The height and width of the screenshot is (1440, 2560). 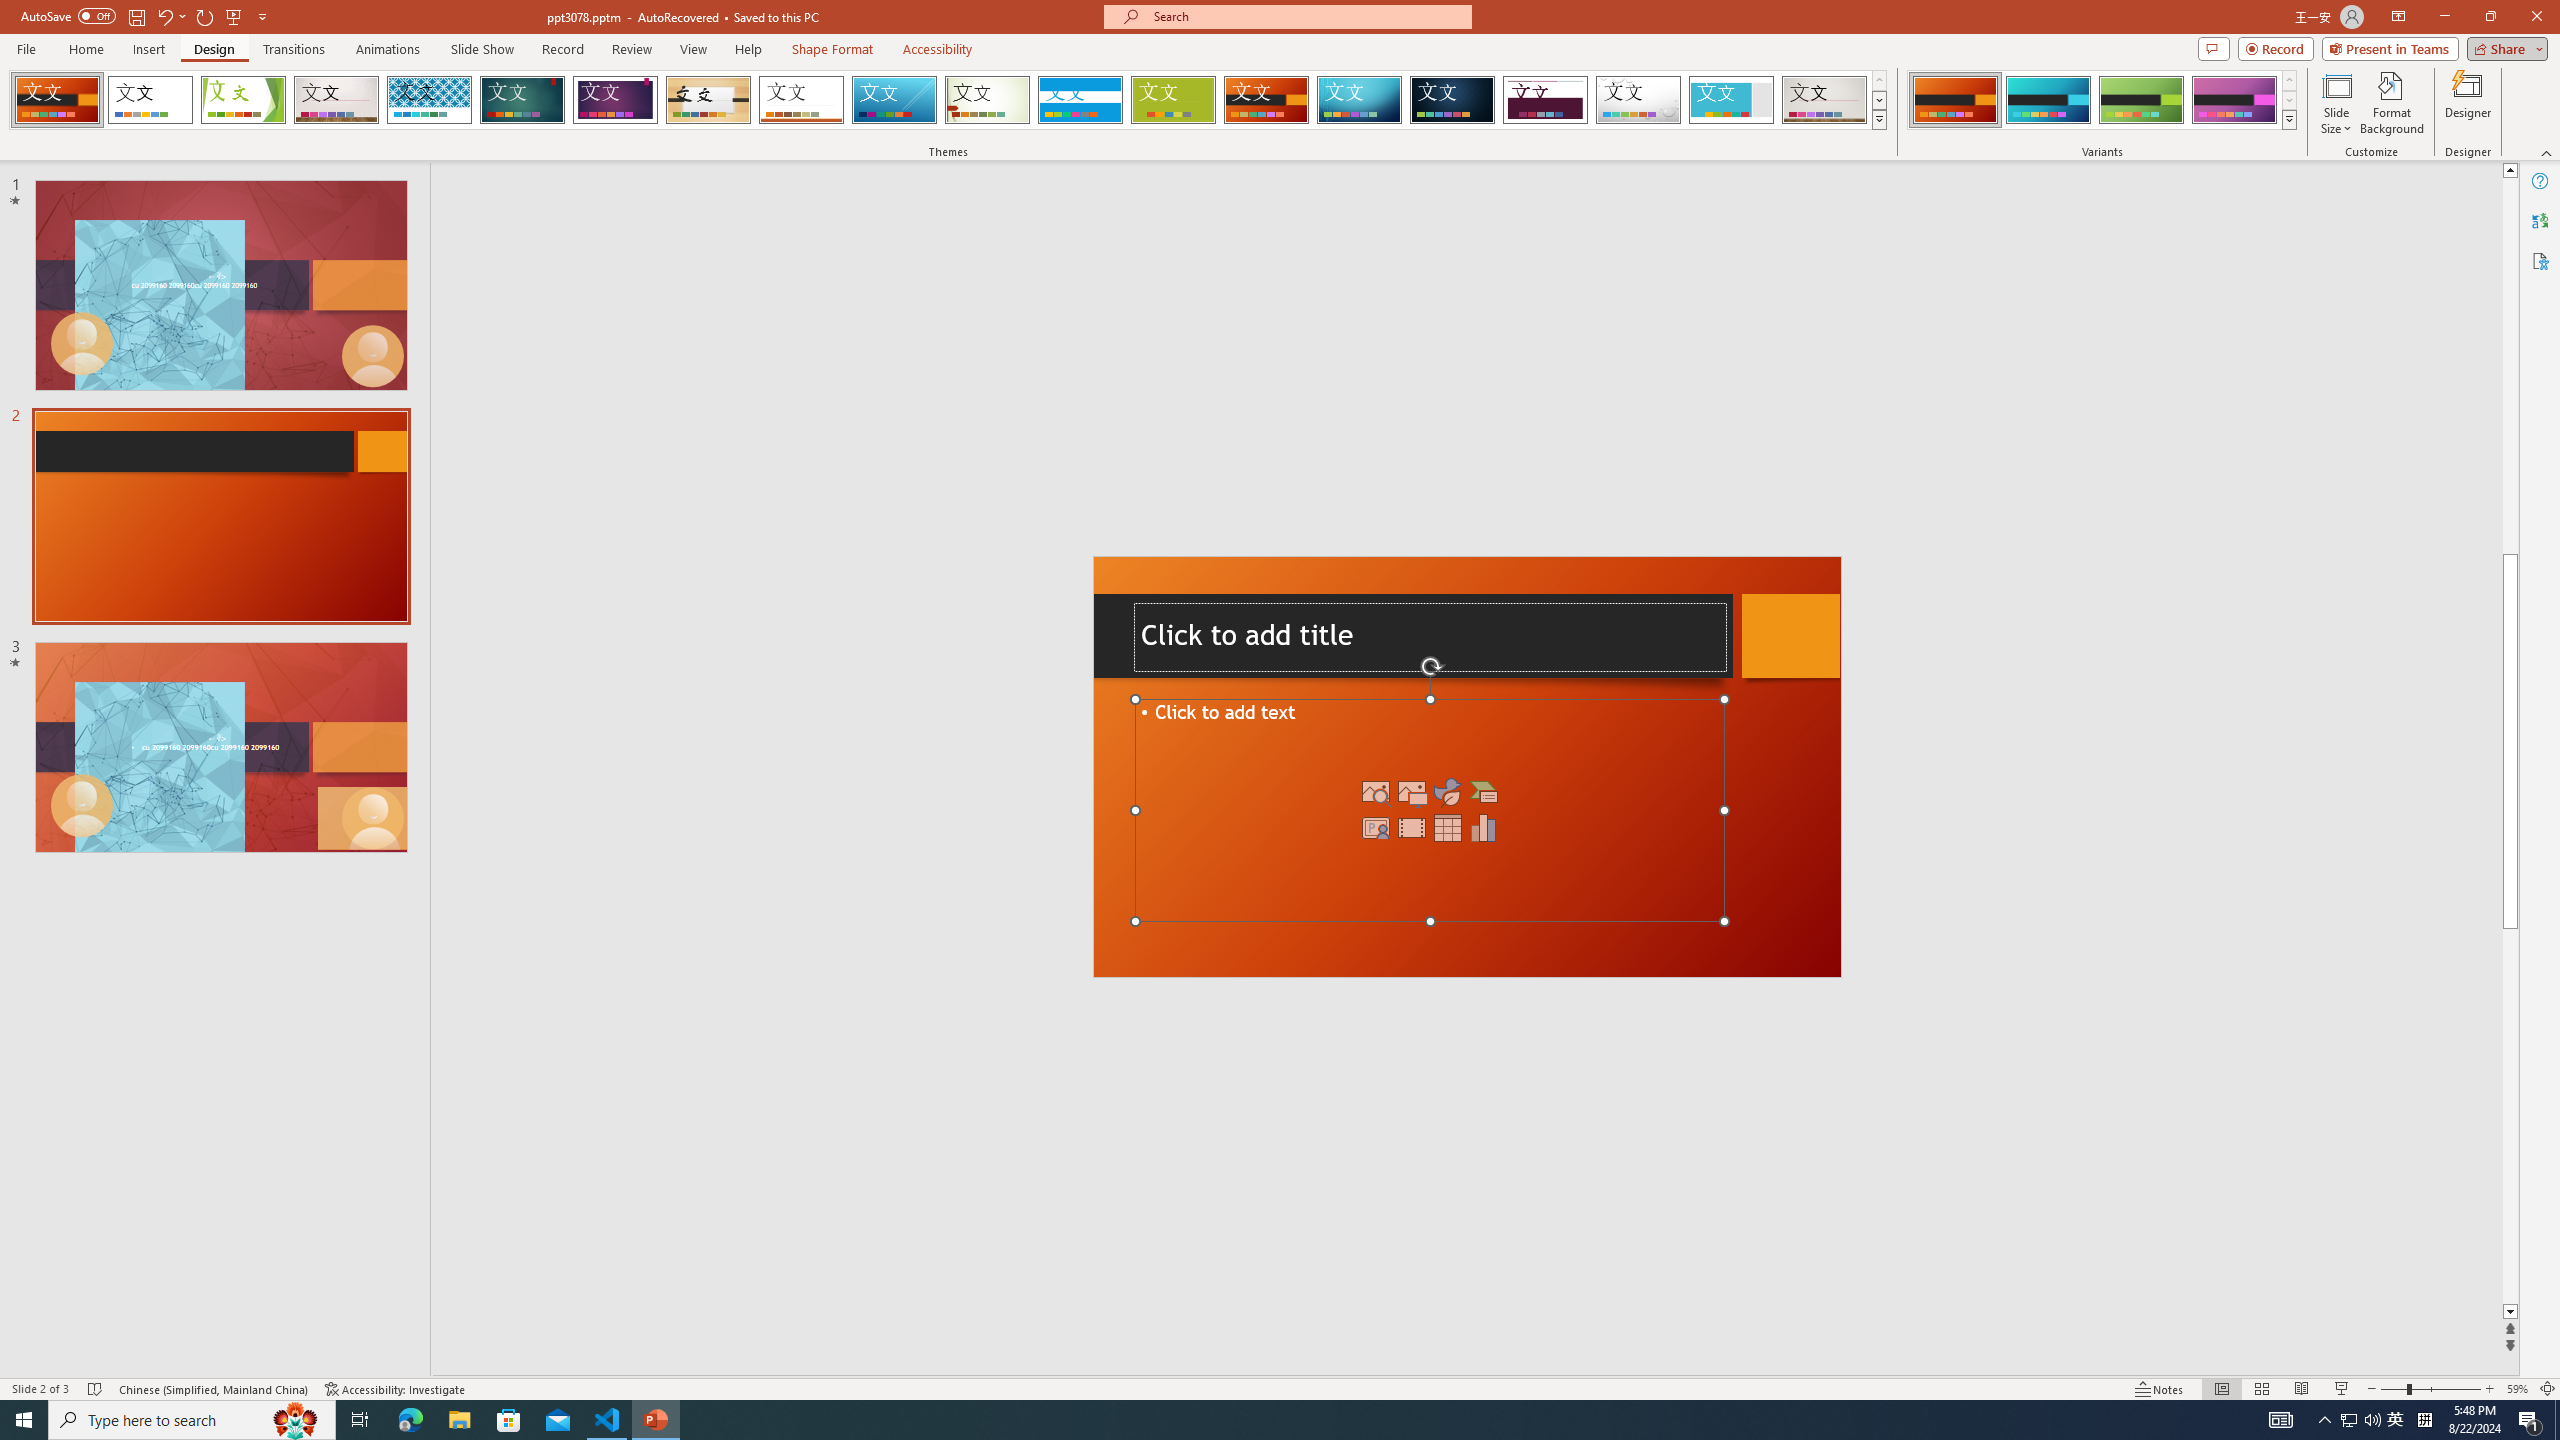 I want to click on 'AutomationID: SlideThemesGallery', so click(x=947, y=99).